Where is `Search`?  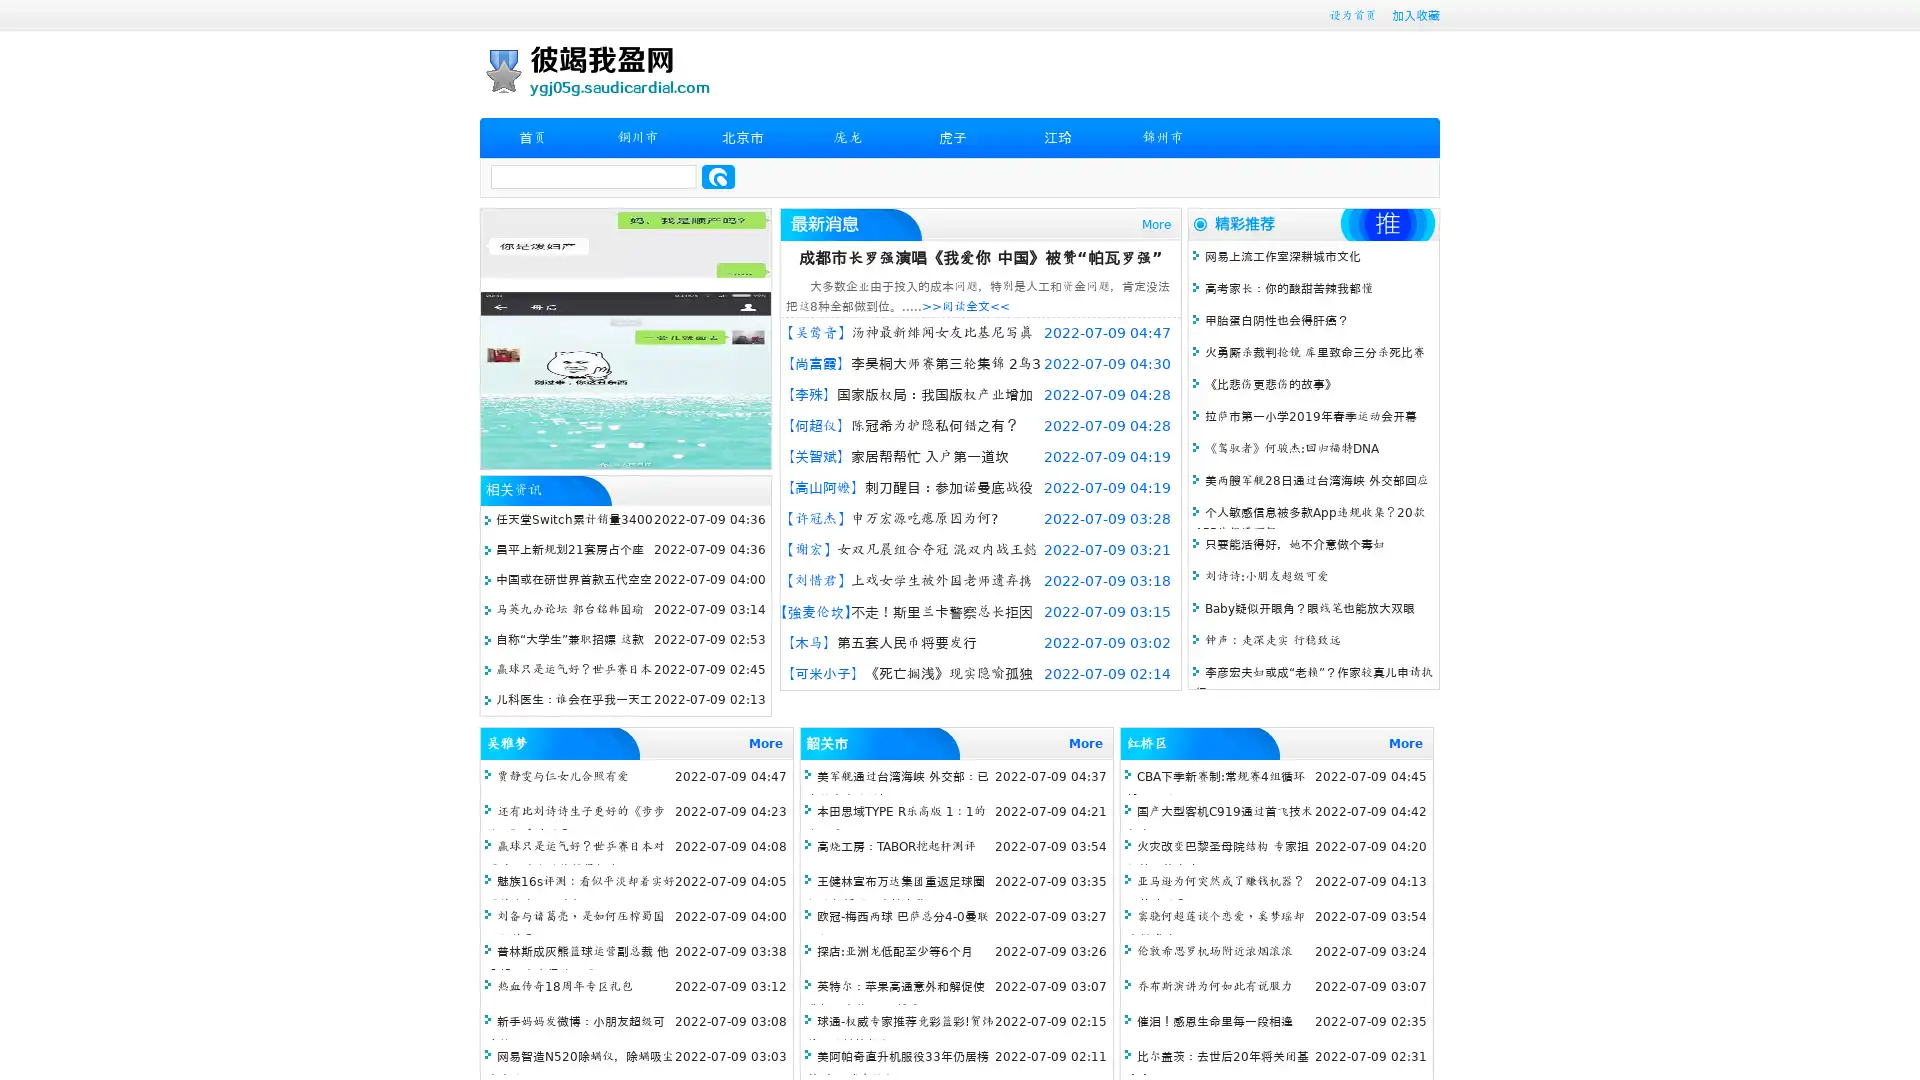
Search is located at coordinates (718, 176).